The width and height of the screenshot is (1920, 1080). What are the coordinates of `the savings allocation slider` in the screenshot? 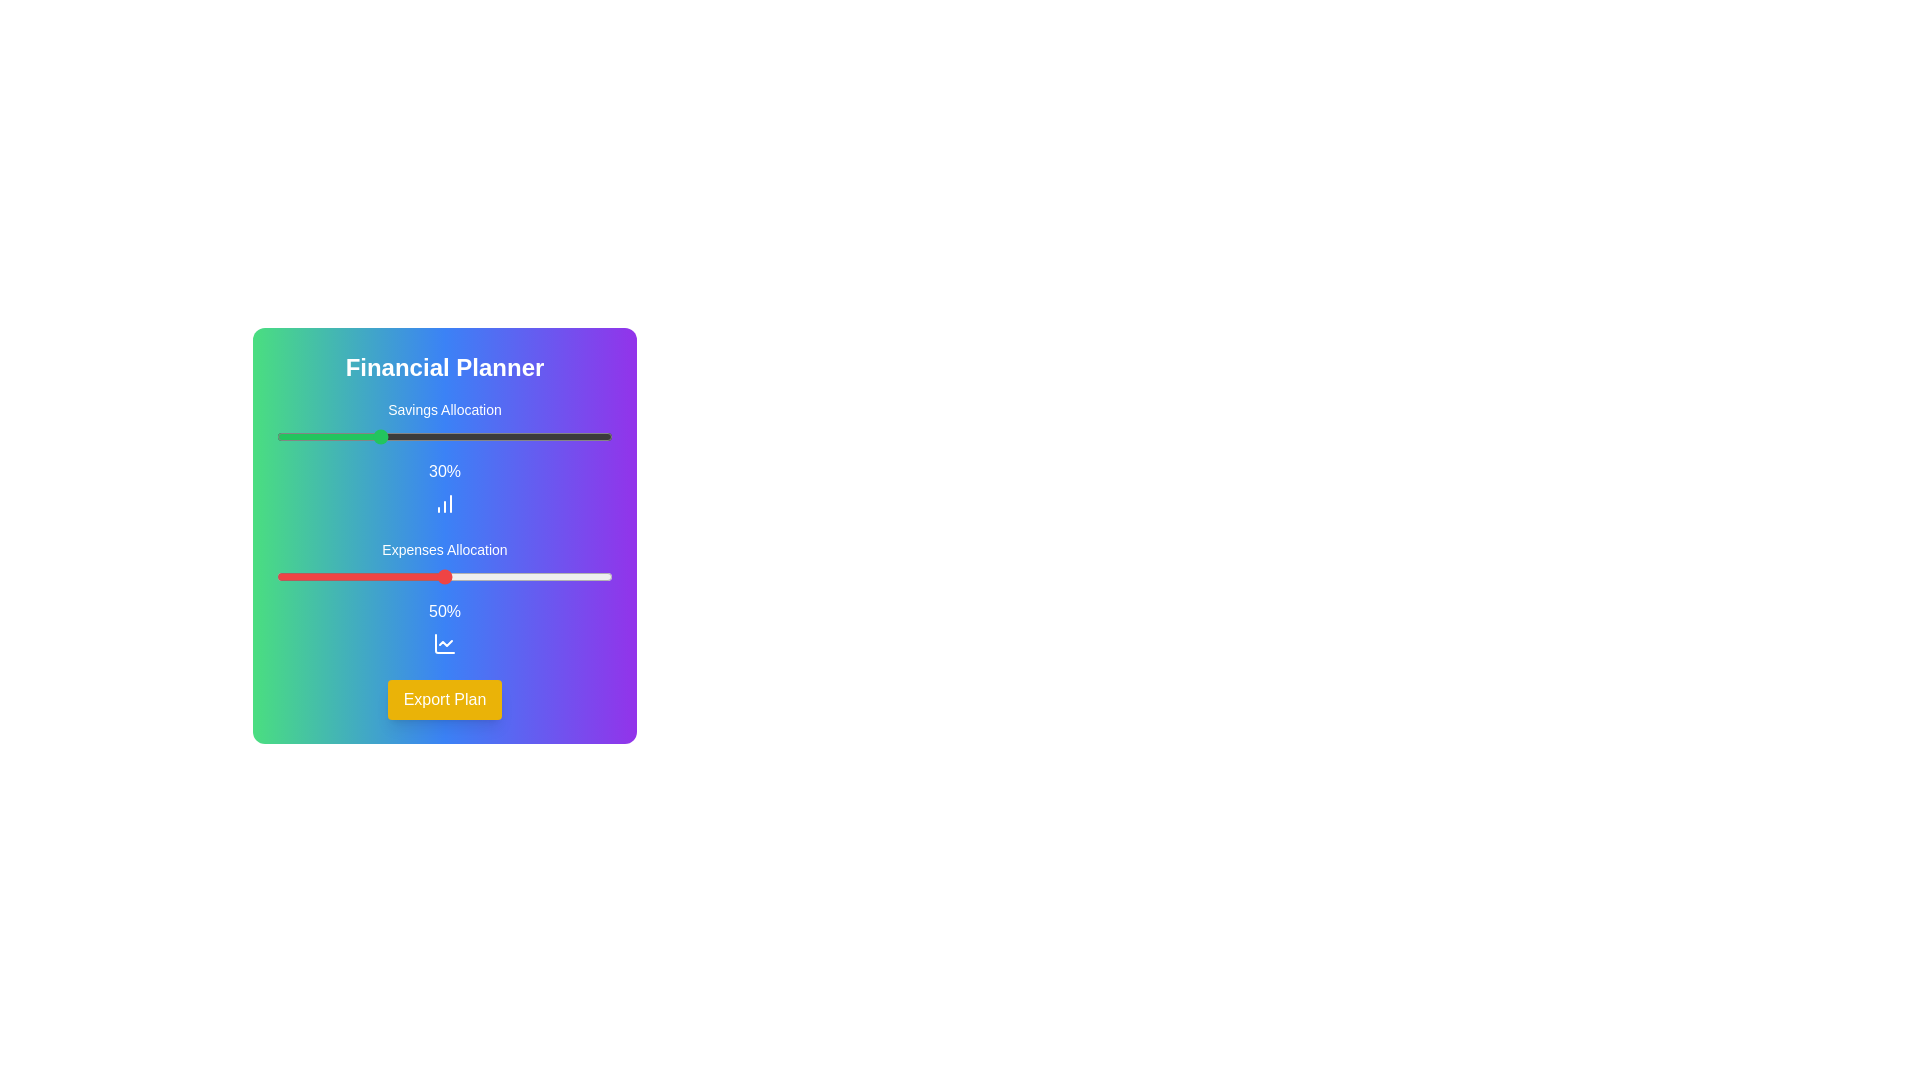 It's located at (320, 435).